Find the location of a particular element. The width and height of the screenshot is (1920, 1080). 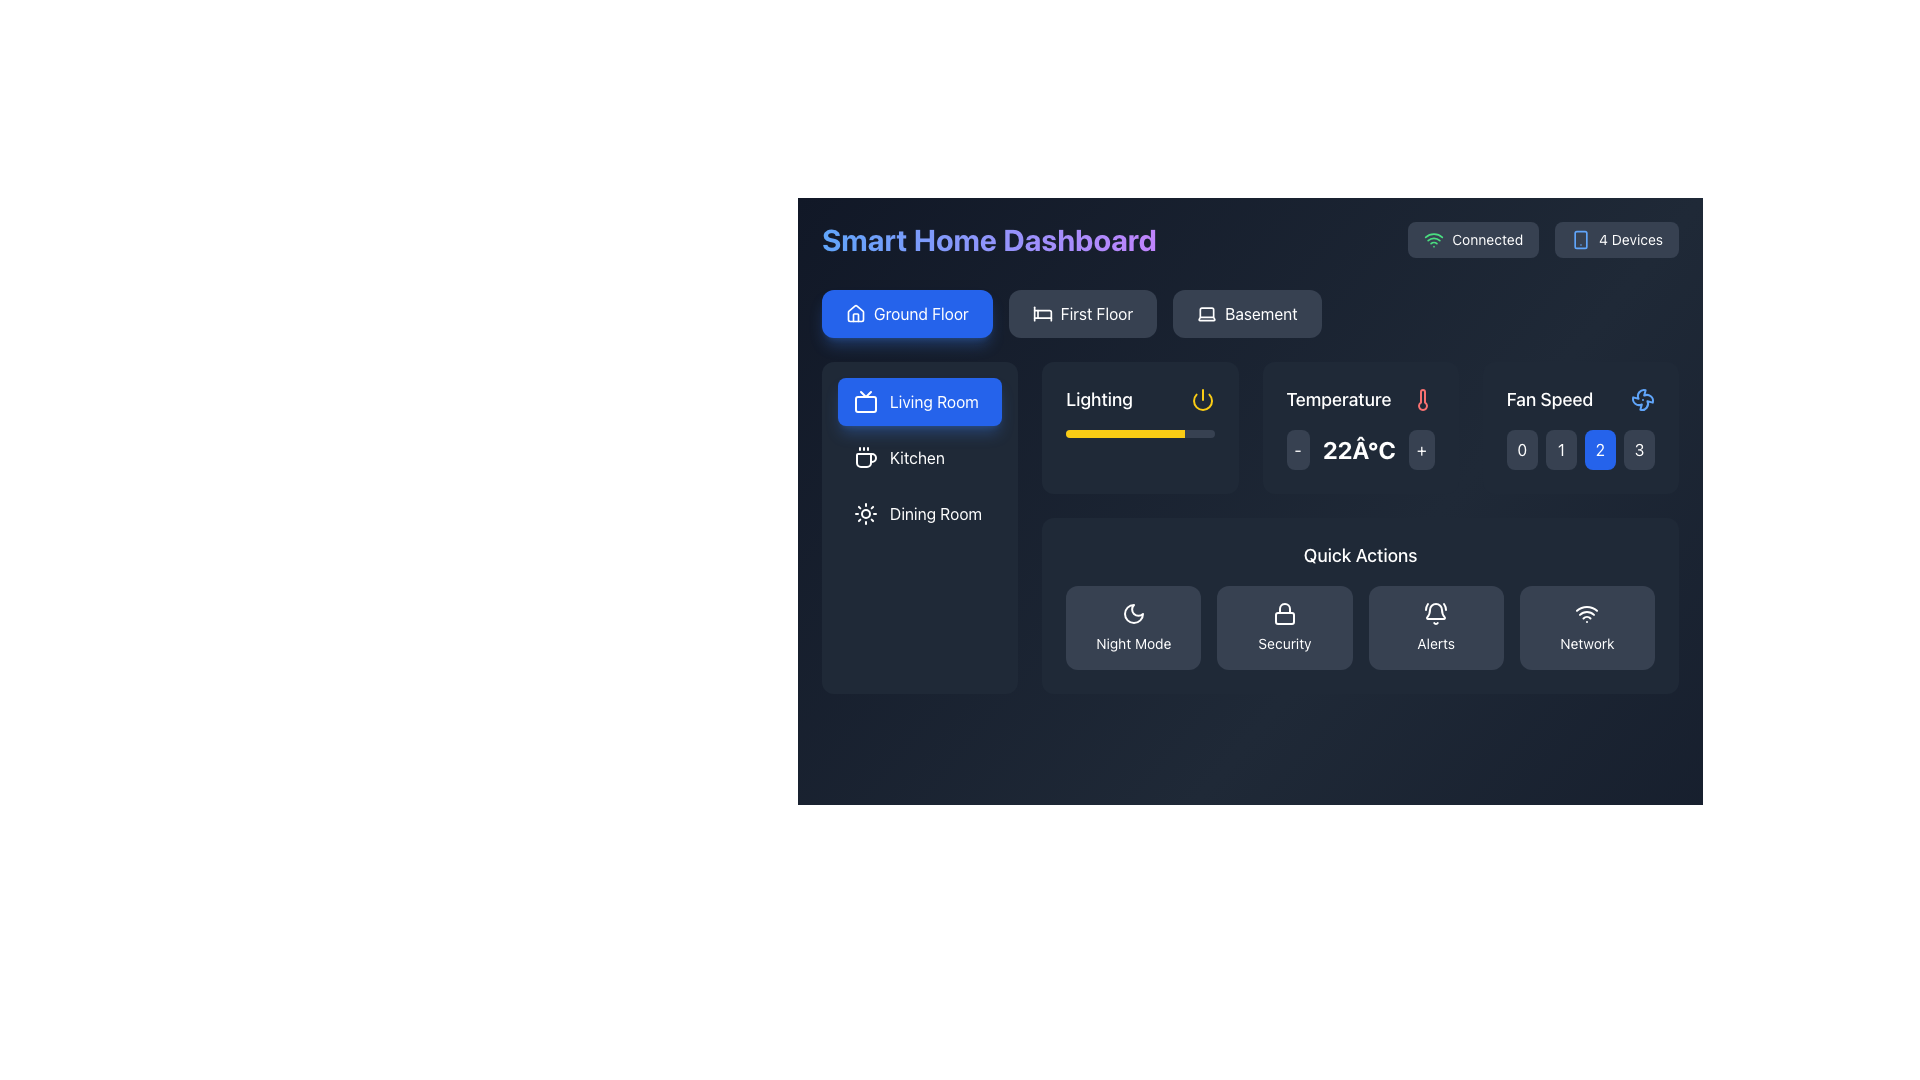

slider is located at coordinates (1098, 433).